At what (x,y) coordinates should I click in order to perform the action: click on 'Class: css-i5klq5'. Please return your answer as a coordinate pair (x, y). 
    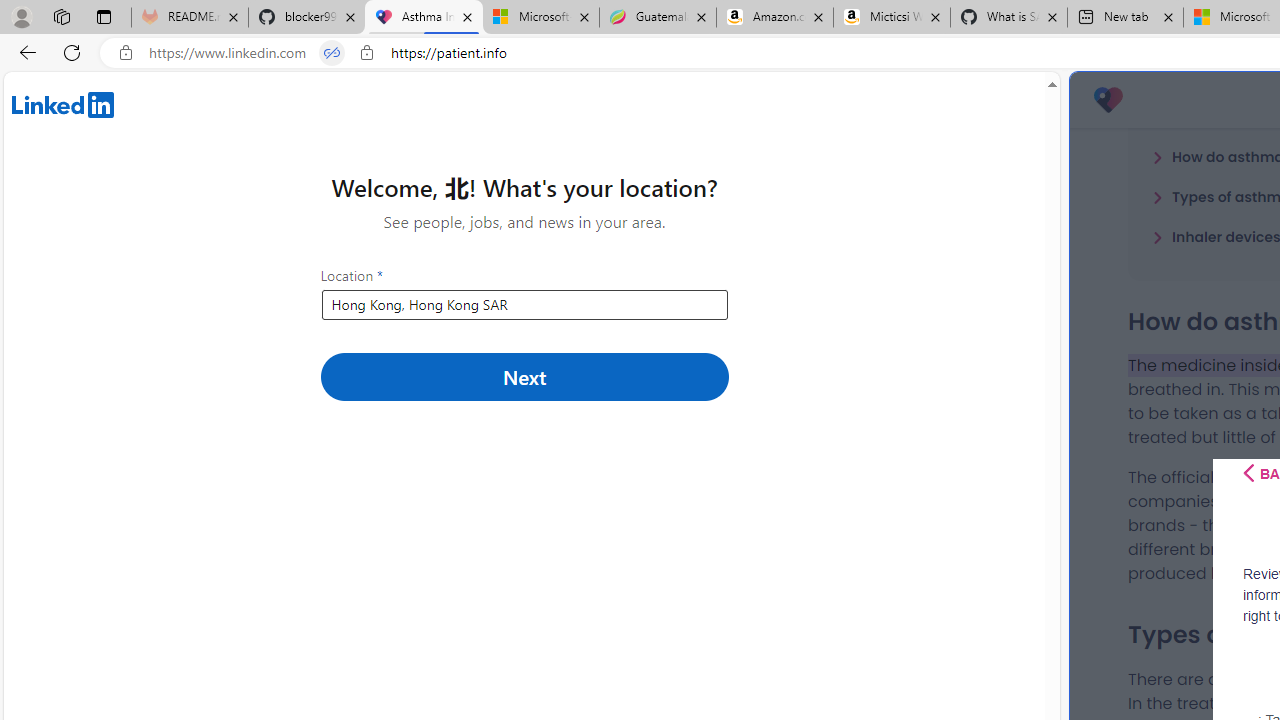
    Looking at the image, I should click on (1247, 473).